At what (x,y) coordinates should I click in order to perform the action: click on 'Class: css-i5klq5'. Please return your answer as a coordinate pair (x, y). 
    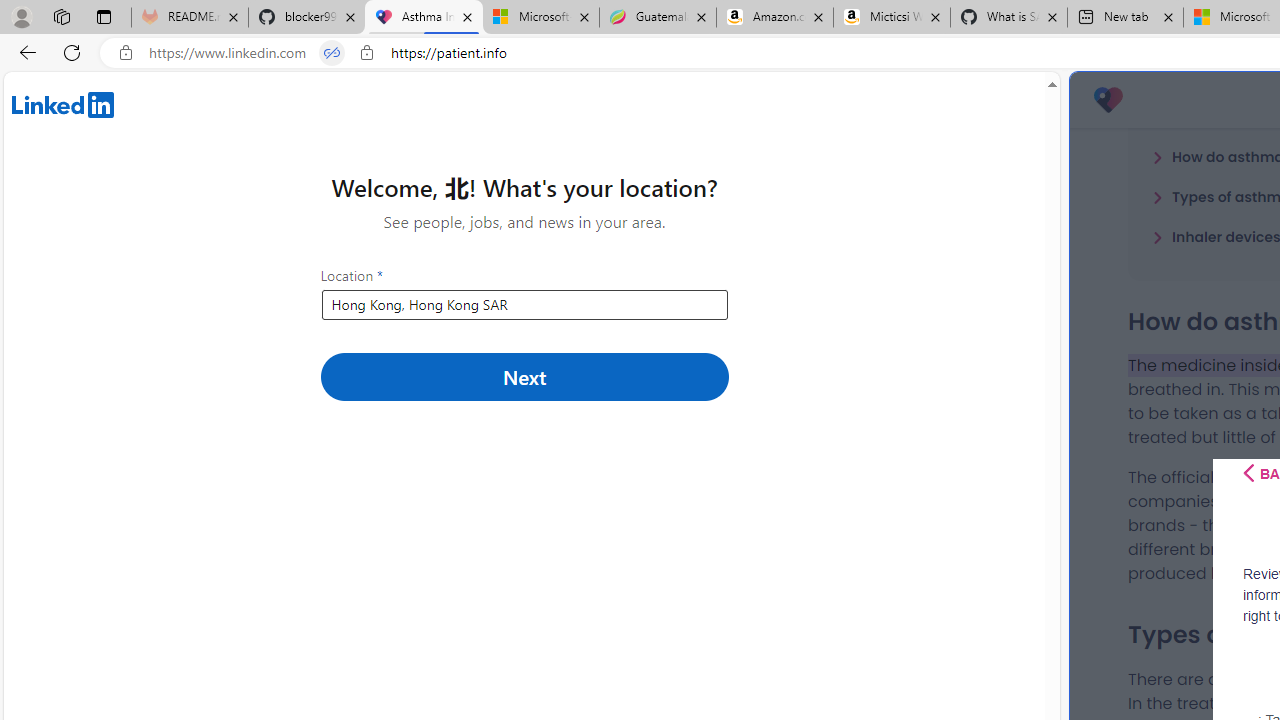
    Looking at the image, I should click on (1247, 473).